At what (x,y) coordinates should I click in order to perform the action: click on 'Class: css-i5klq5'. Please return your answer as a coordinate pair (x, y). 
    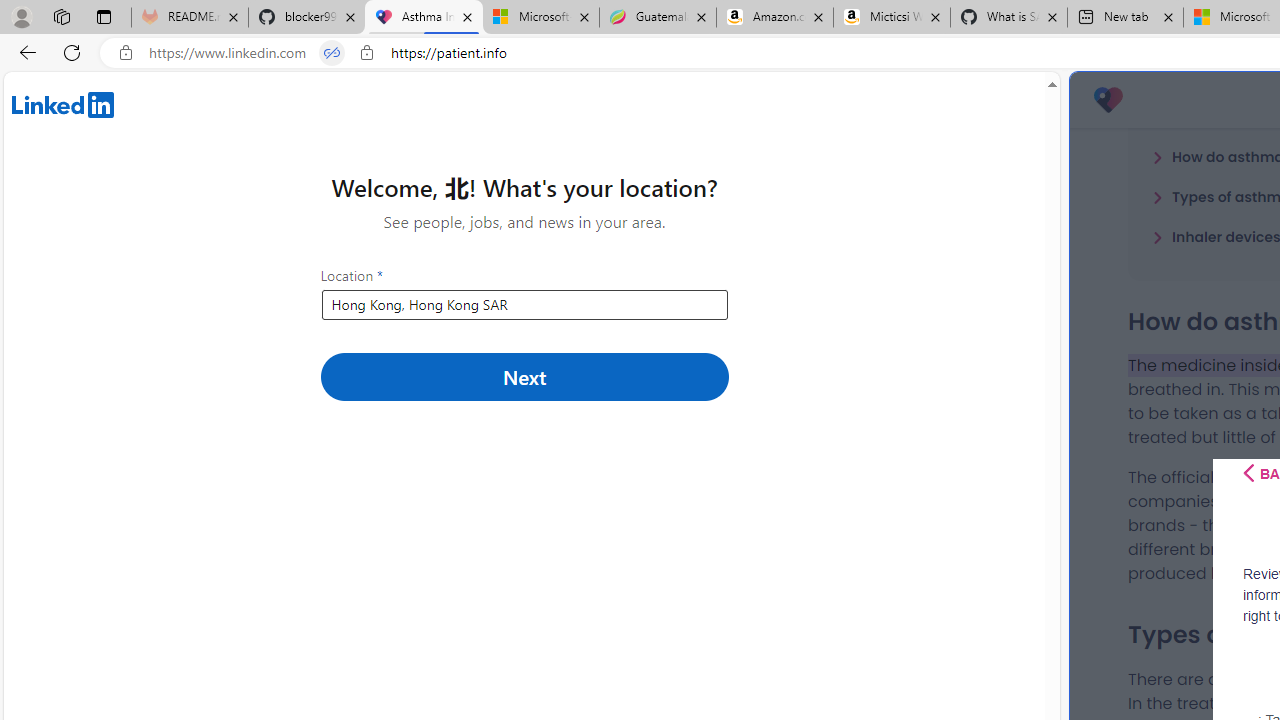
    Looking at the image, I should click on (1247, 473).